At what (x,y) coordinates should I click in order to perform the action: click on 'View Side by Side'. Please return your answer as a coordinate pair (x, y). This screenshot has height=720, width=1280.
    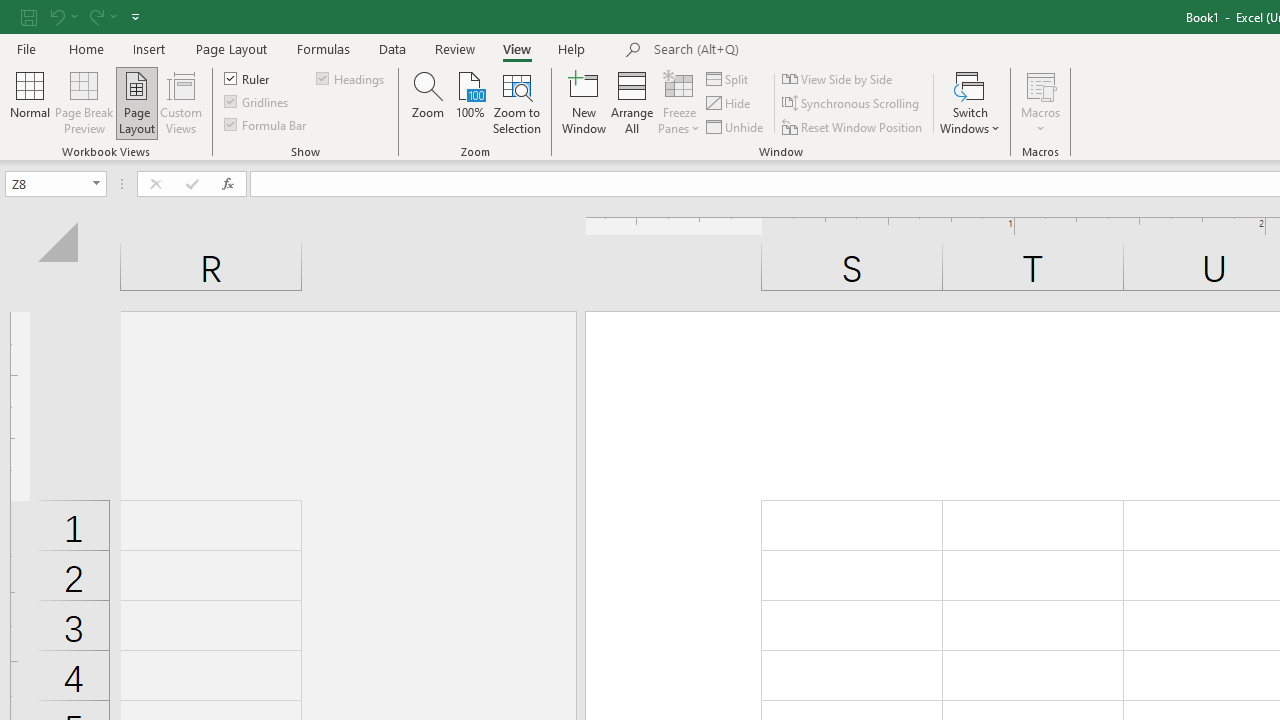
    Looking at the image, I should click on (839, 78).